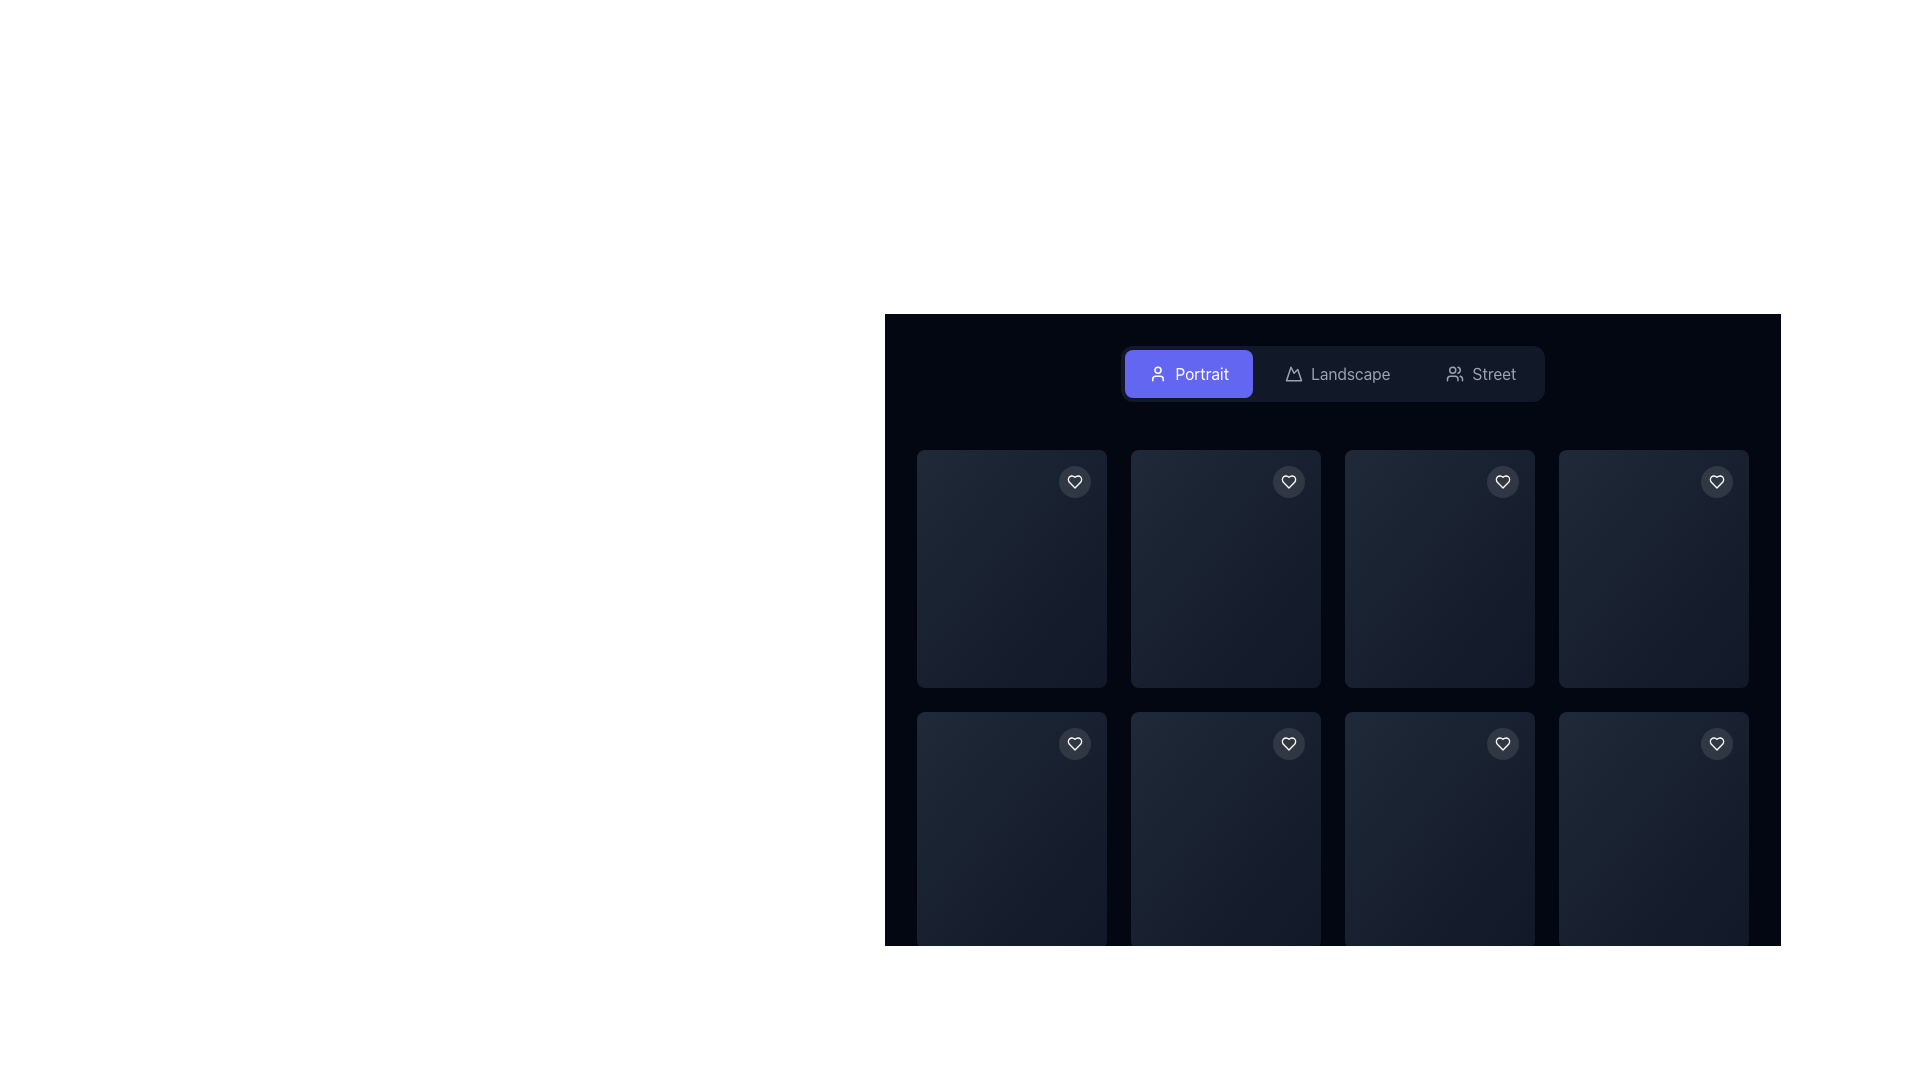  Describe the element at coordinates (1455, 374) in the screenshot. I see `the icon representing a group of three individuals located to the left of the 'Street' button in the top navigation bar` at that location.